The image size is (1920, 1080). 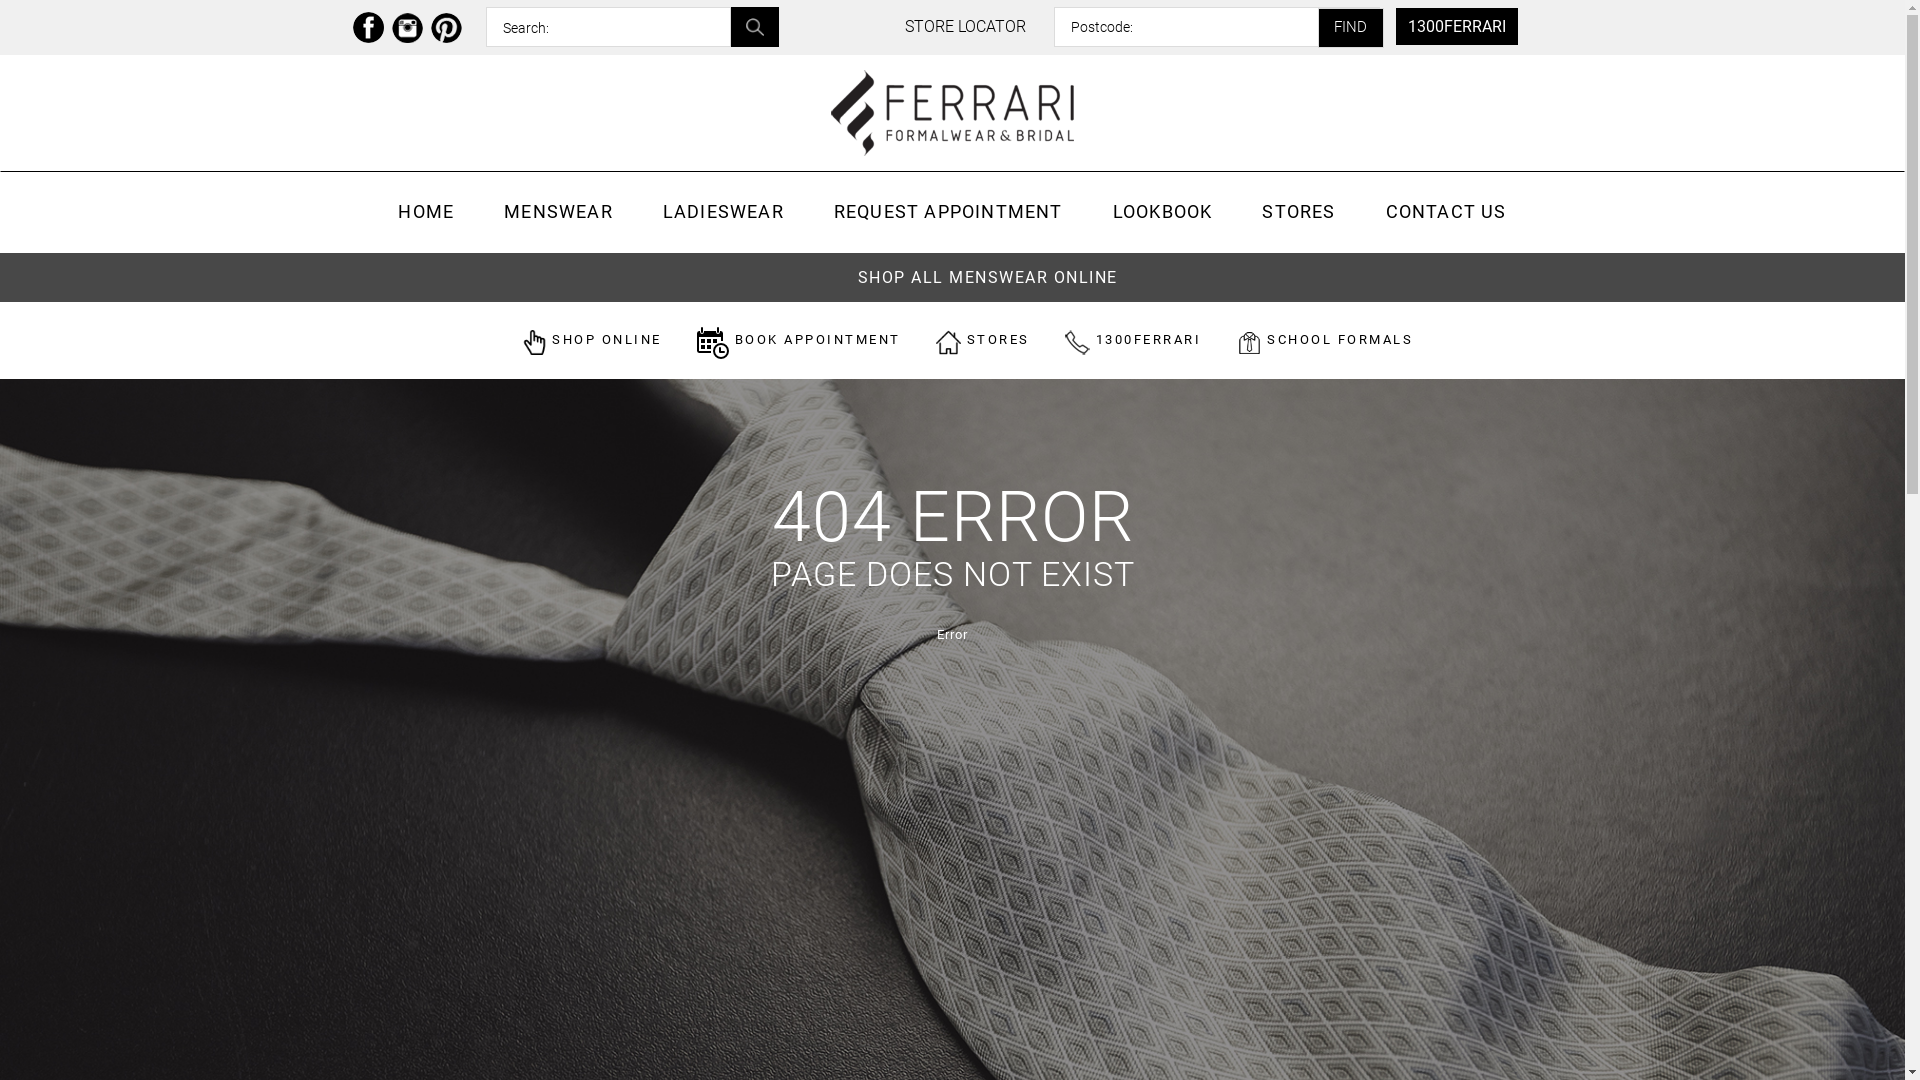 I want to click on 'SHOP ALL MENSWEAR ONLINE', so click(x=988, y=277).